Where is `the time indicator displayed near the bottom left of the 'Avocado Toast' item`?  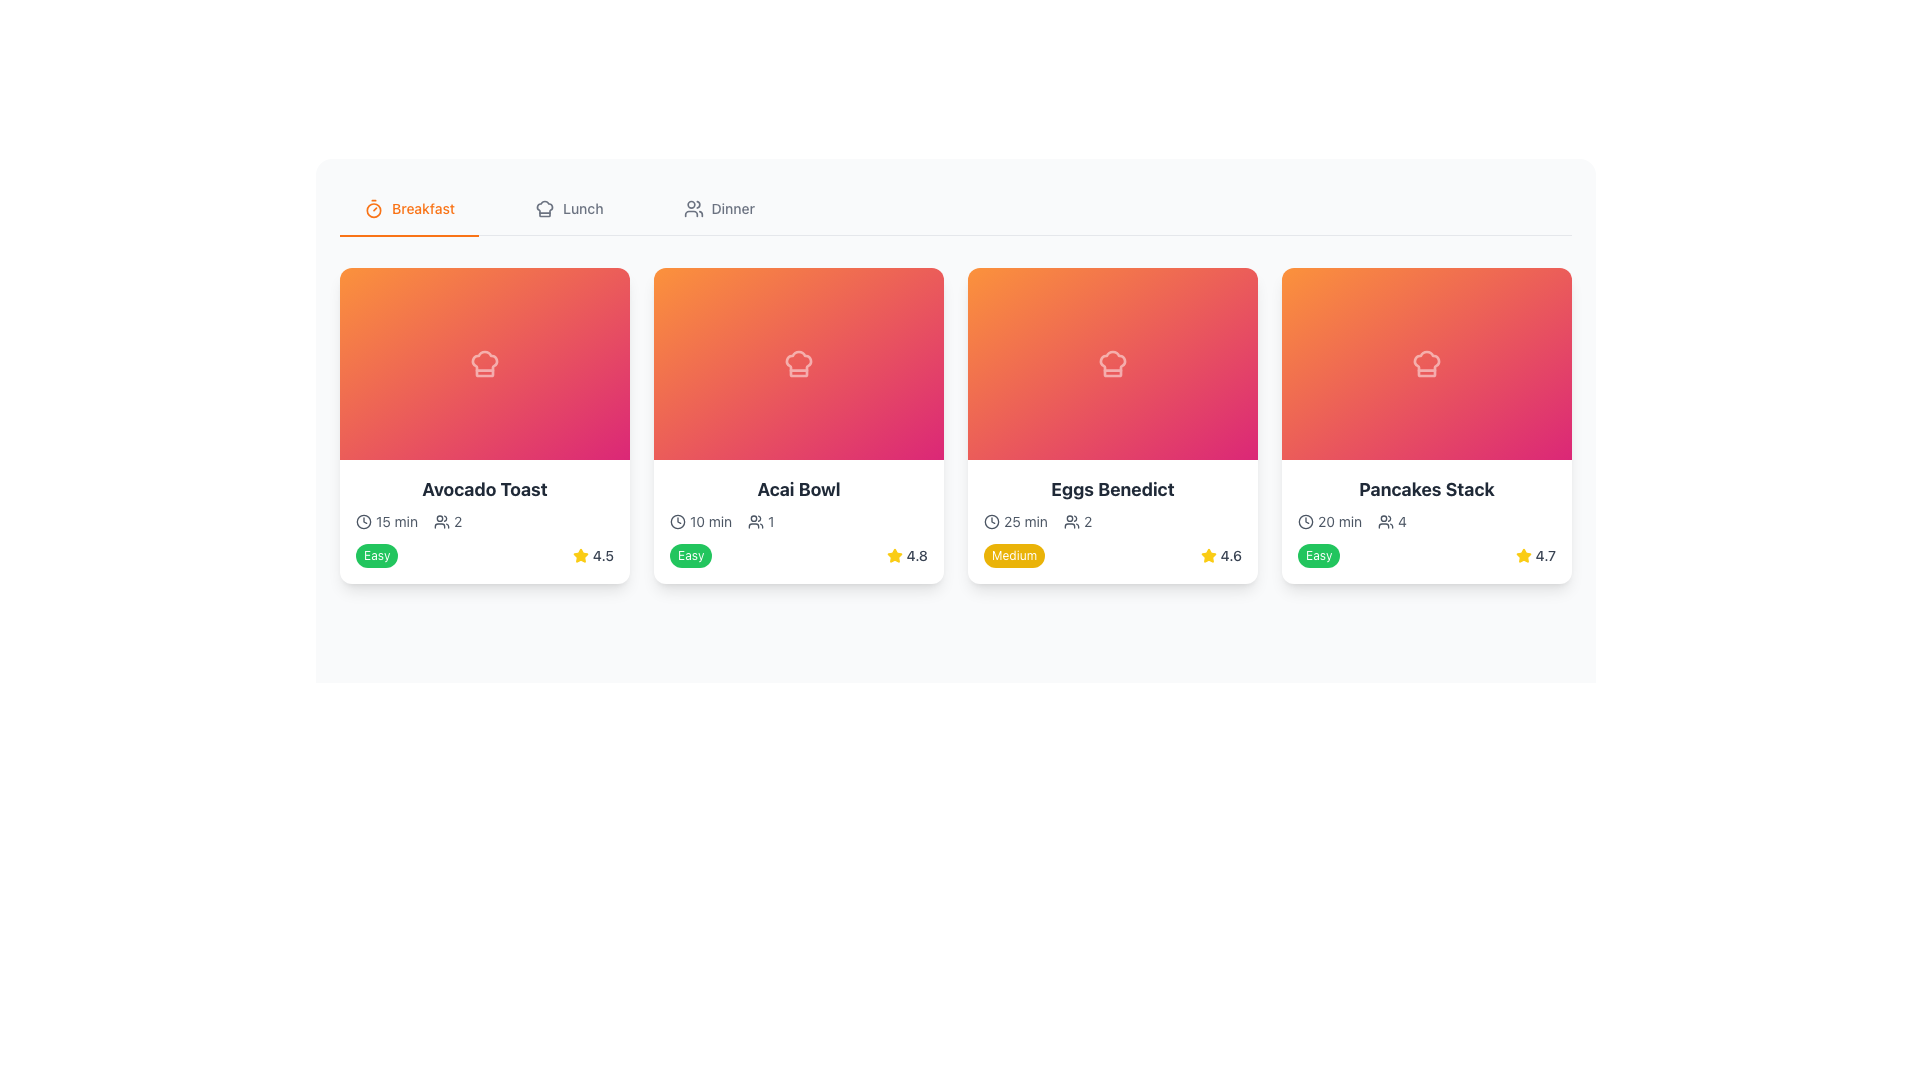 the time indicator displayed near the bottom left of the 'Avocado Toast' item is located at coordinates (1016, 520).